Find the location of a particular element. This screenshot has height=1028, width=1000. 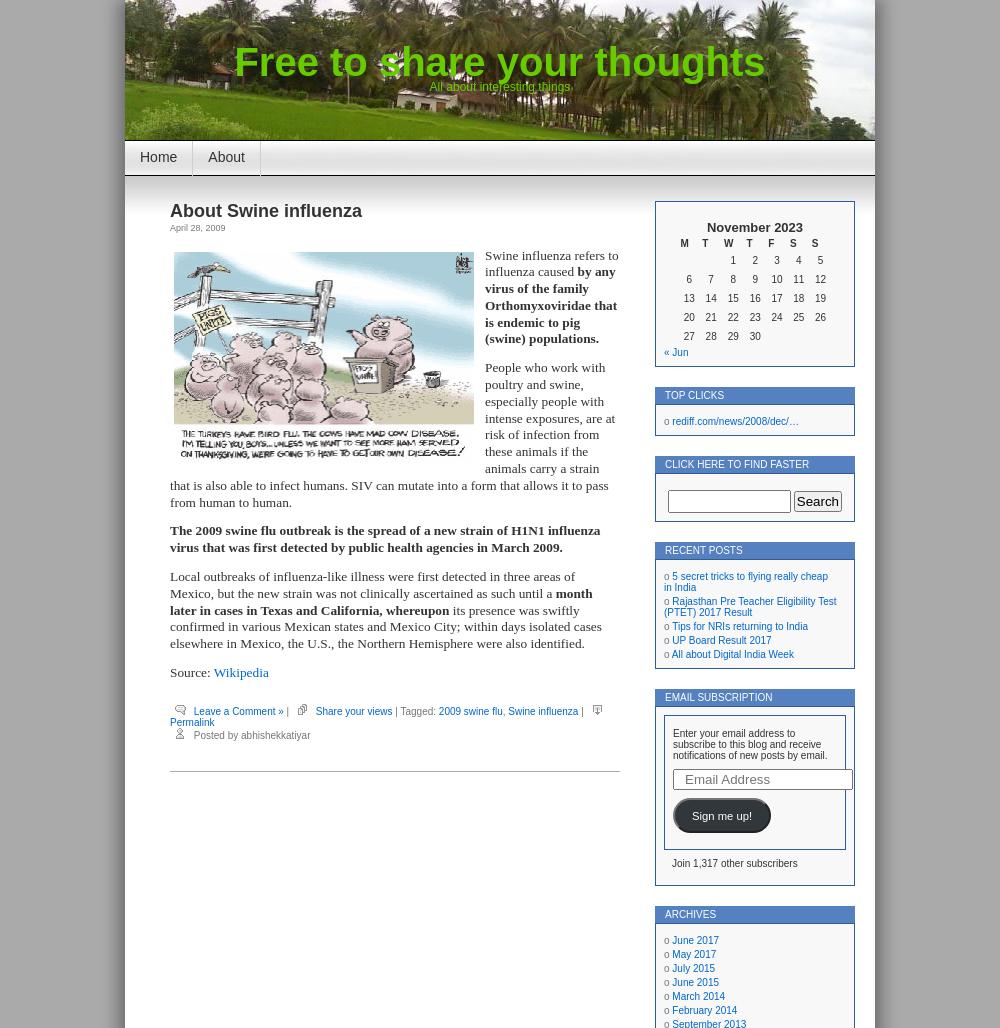

'M' is located at coordinates (680, 242).